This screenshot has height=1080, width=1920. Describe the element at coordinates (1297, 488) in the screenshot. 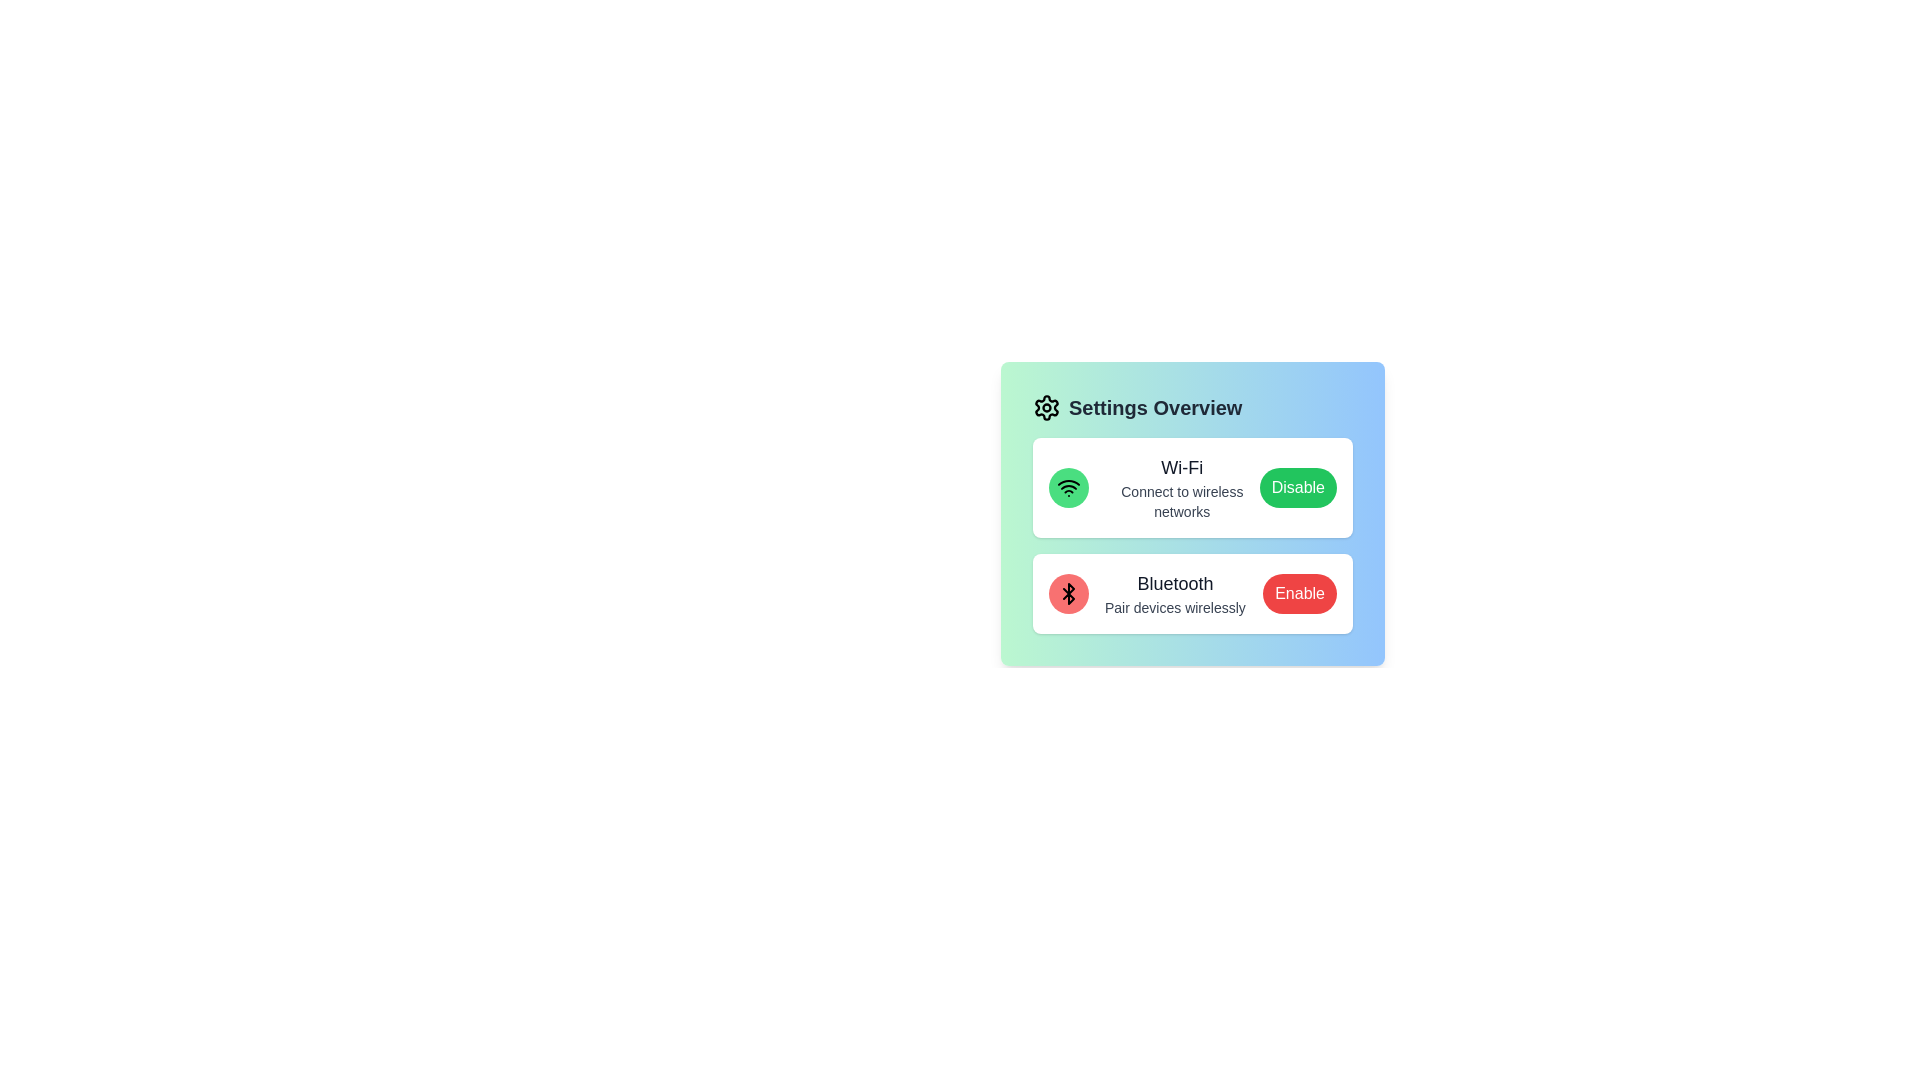

I see `the 'Disable' button for Wi-Fi` at that location.